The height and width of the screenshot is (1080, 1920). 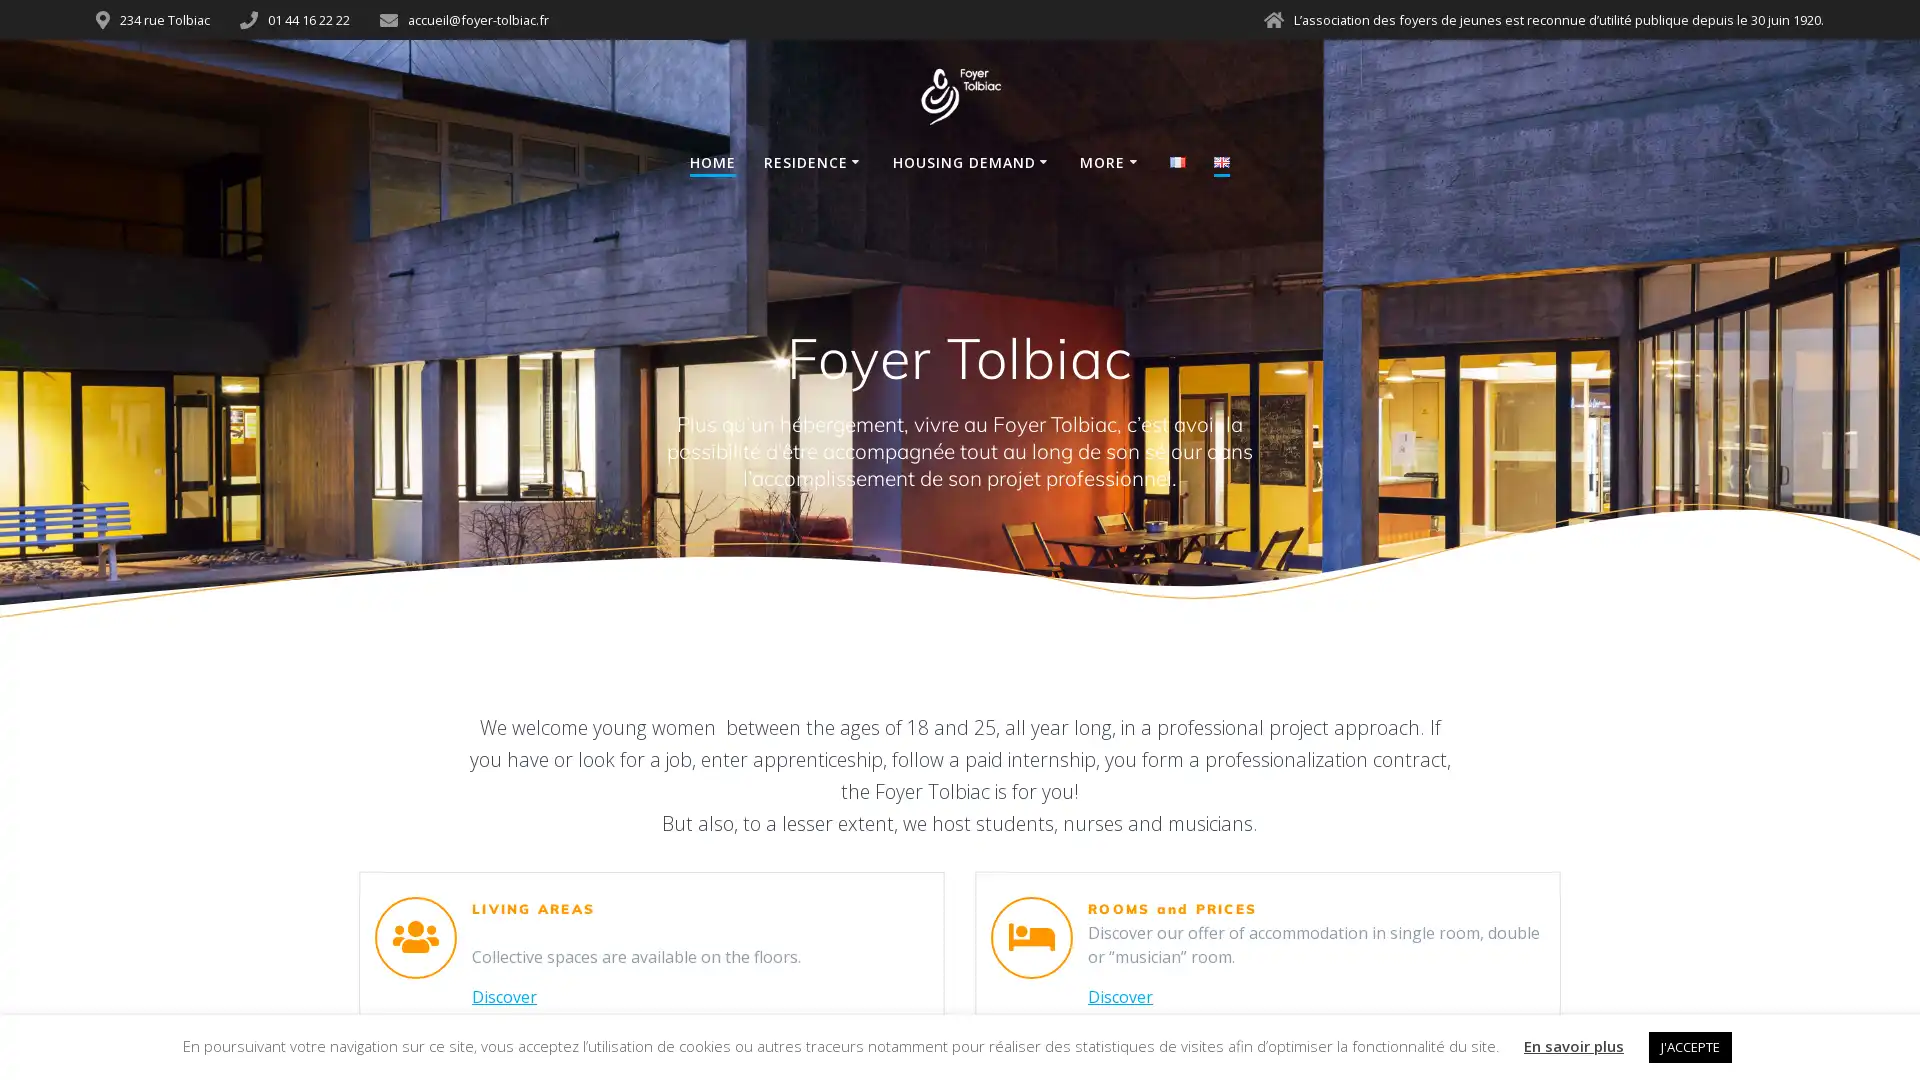 I want to click on J'ACCEPTE, so click(x=1689, y=1046).